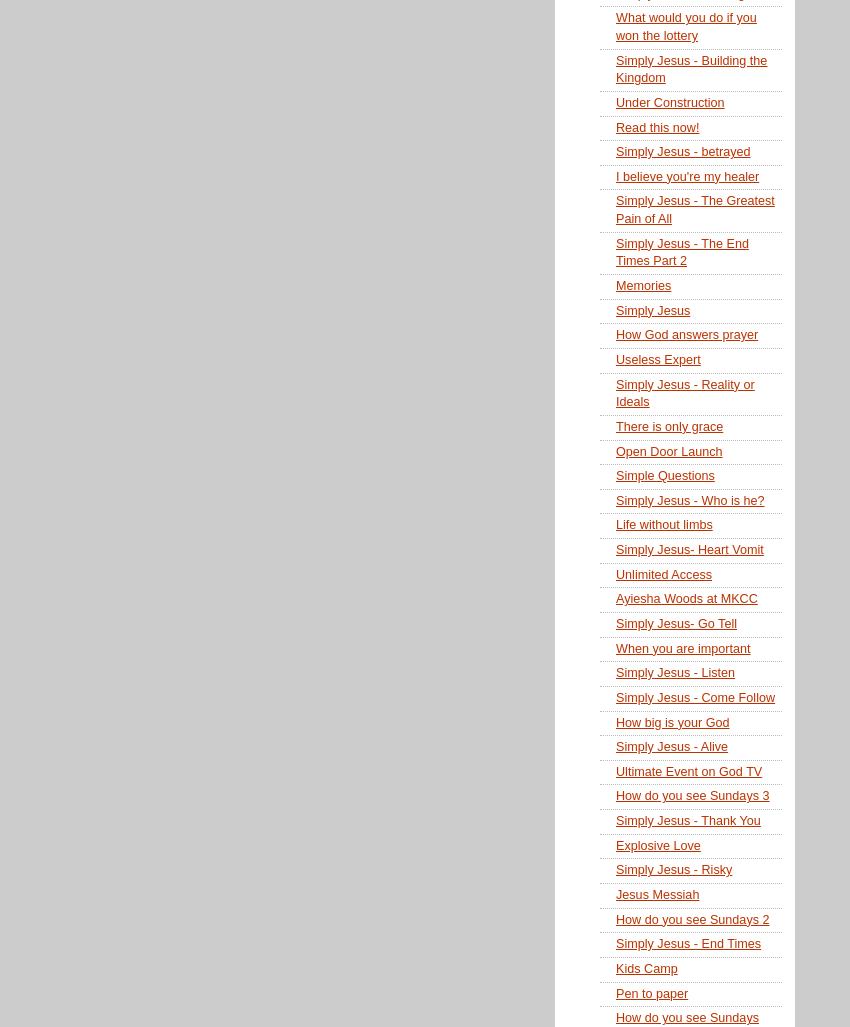 This screenshot has width=850, height=1027. I want to click on 'Simply Jesus - The Greatest Pain of All', so click(693, 209).